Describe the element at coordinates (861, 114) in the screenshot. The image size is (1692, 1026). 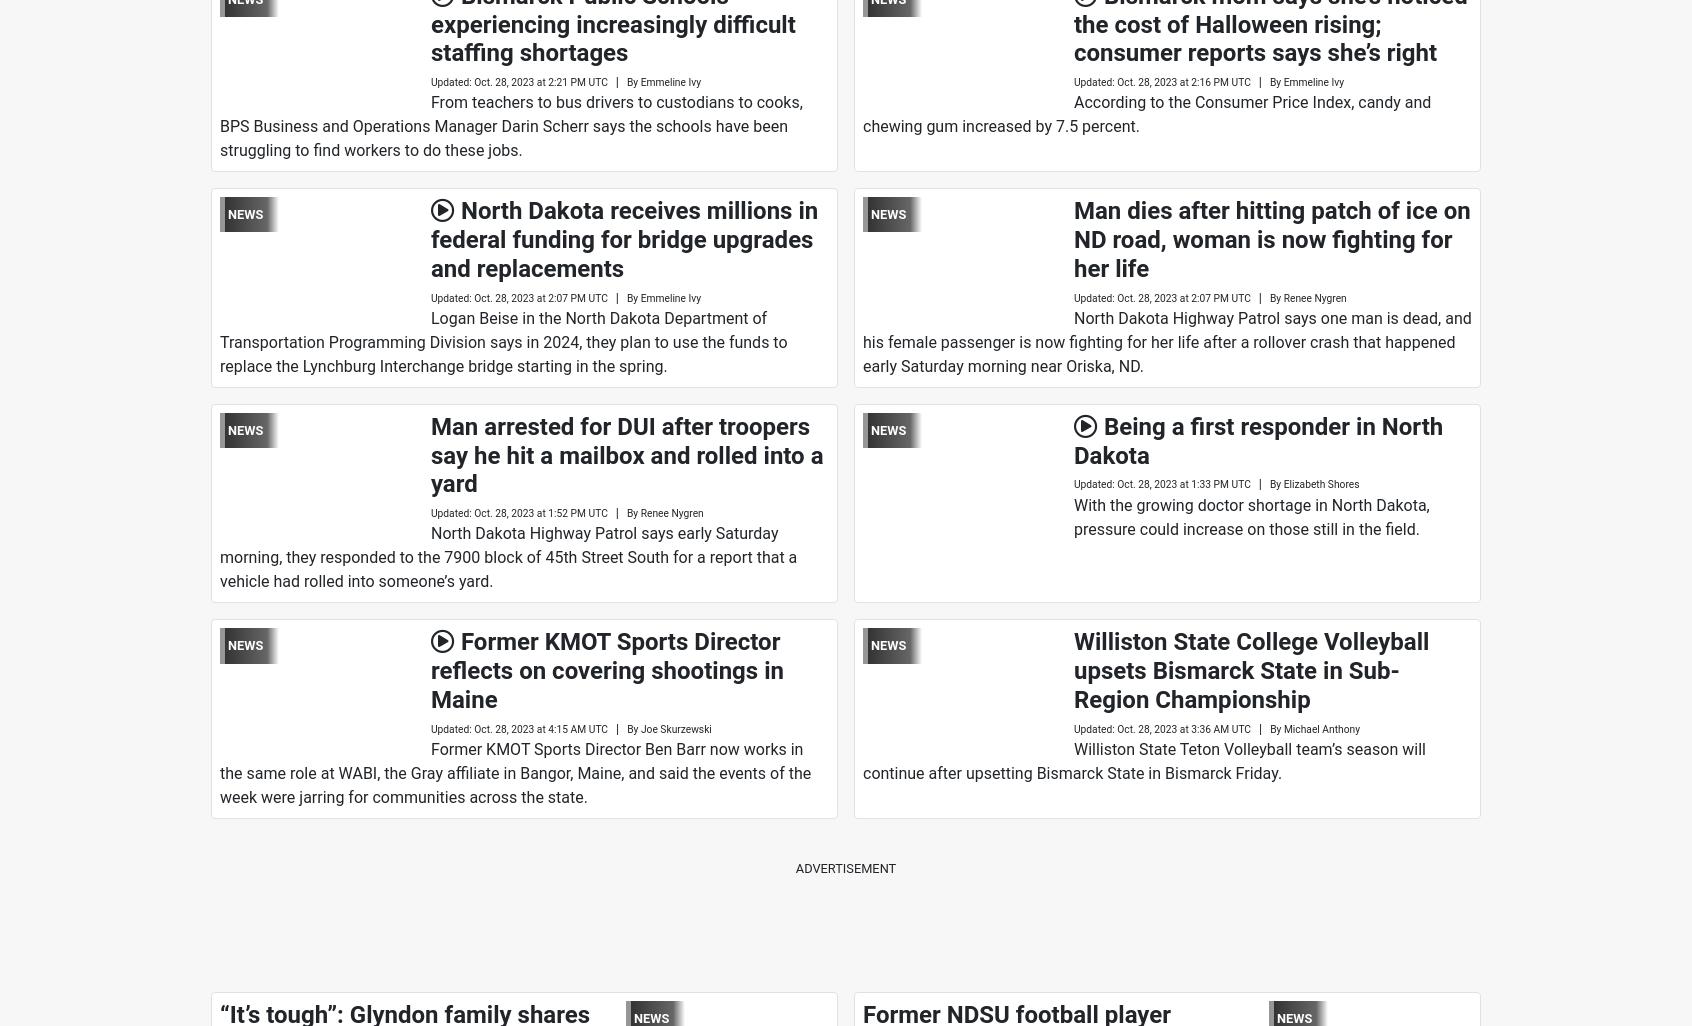
I see `'According to the Consumer Price Index, candy and chewing gum increased by 7.5 percent.'` at that location.